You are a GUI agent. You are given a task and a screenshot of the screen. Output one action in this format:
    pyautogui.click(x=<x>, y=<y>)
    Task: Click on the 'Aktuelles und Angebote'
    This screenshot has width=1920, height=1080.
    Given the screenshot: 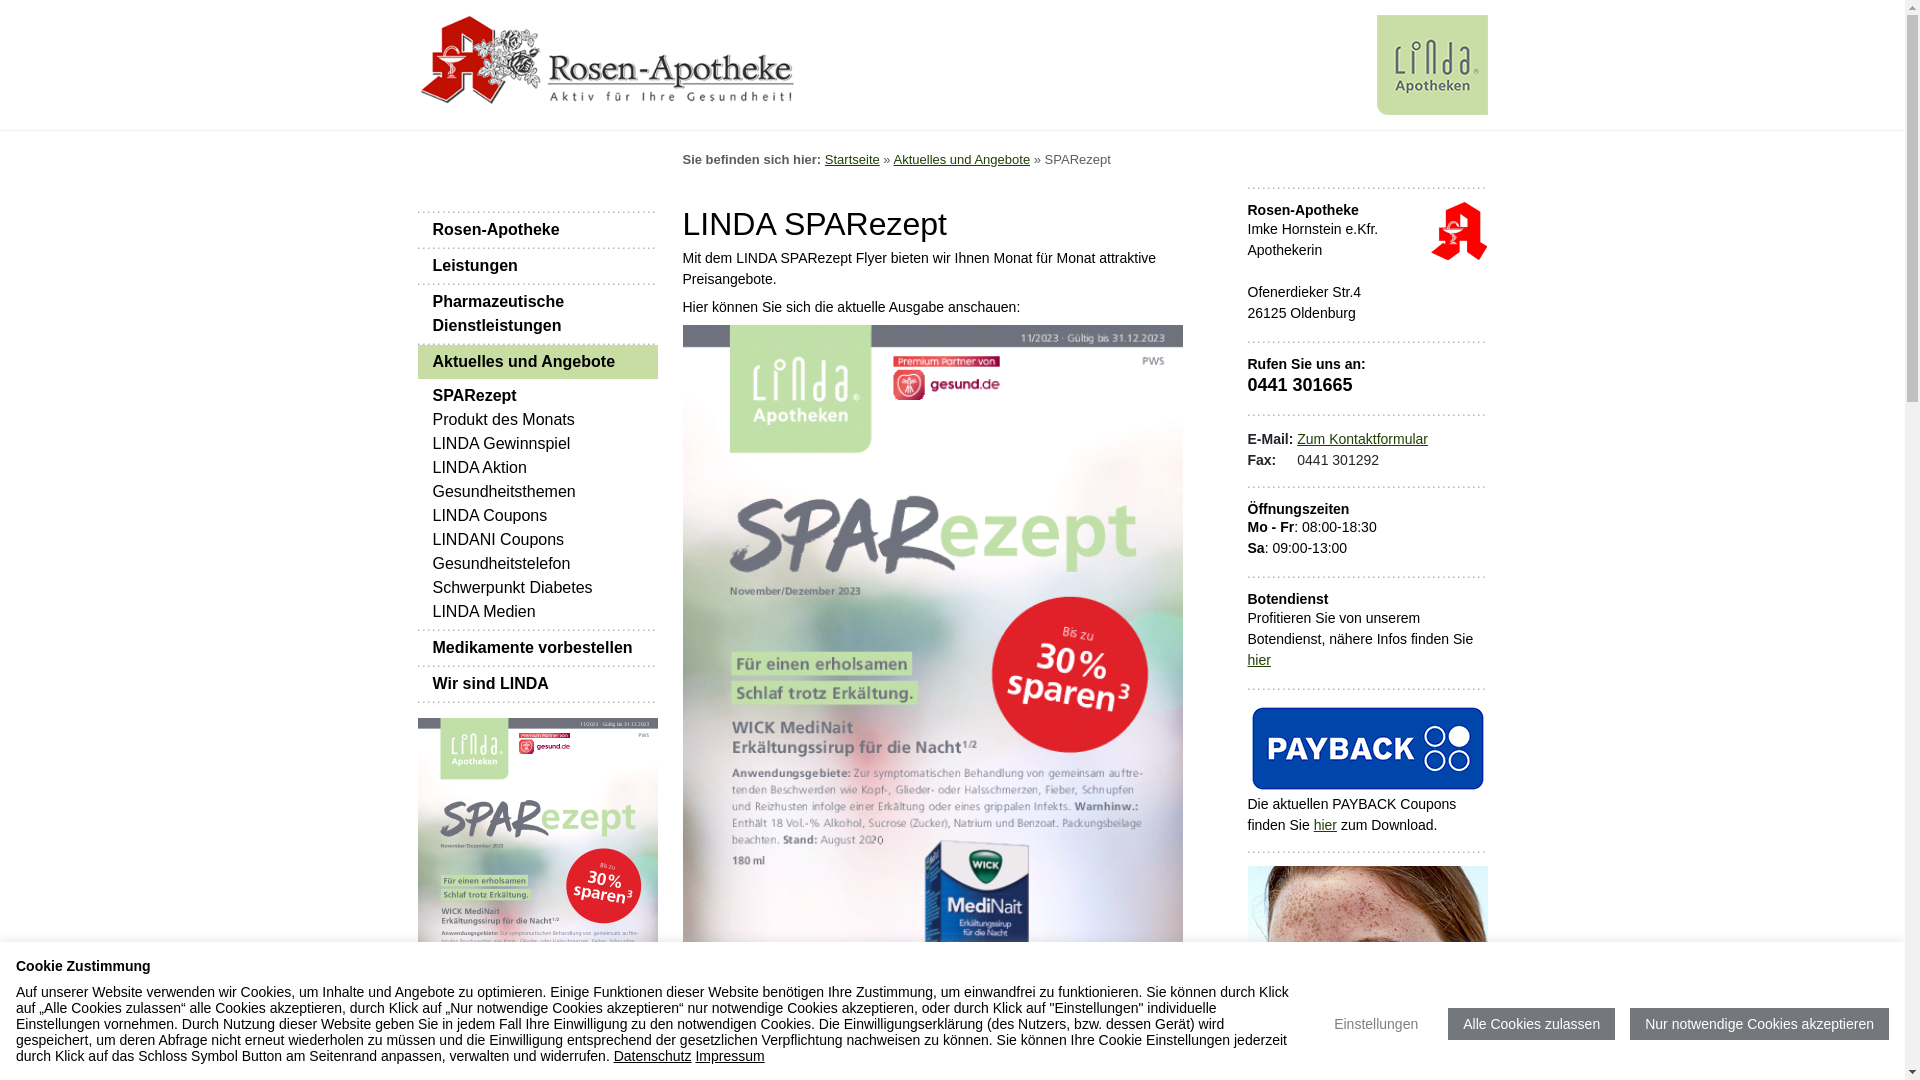 What is the action you would take?
    pyautogui.click(x=537, y=362)
    